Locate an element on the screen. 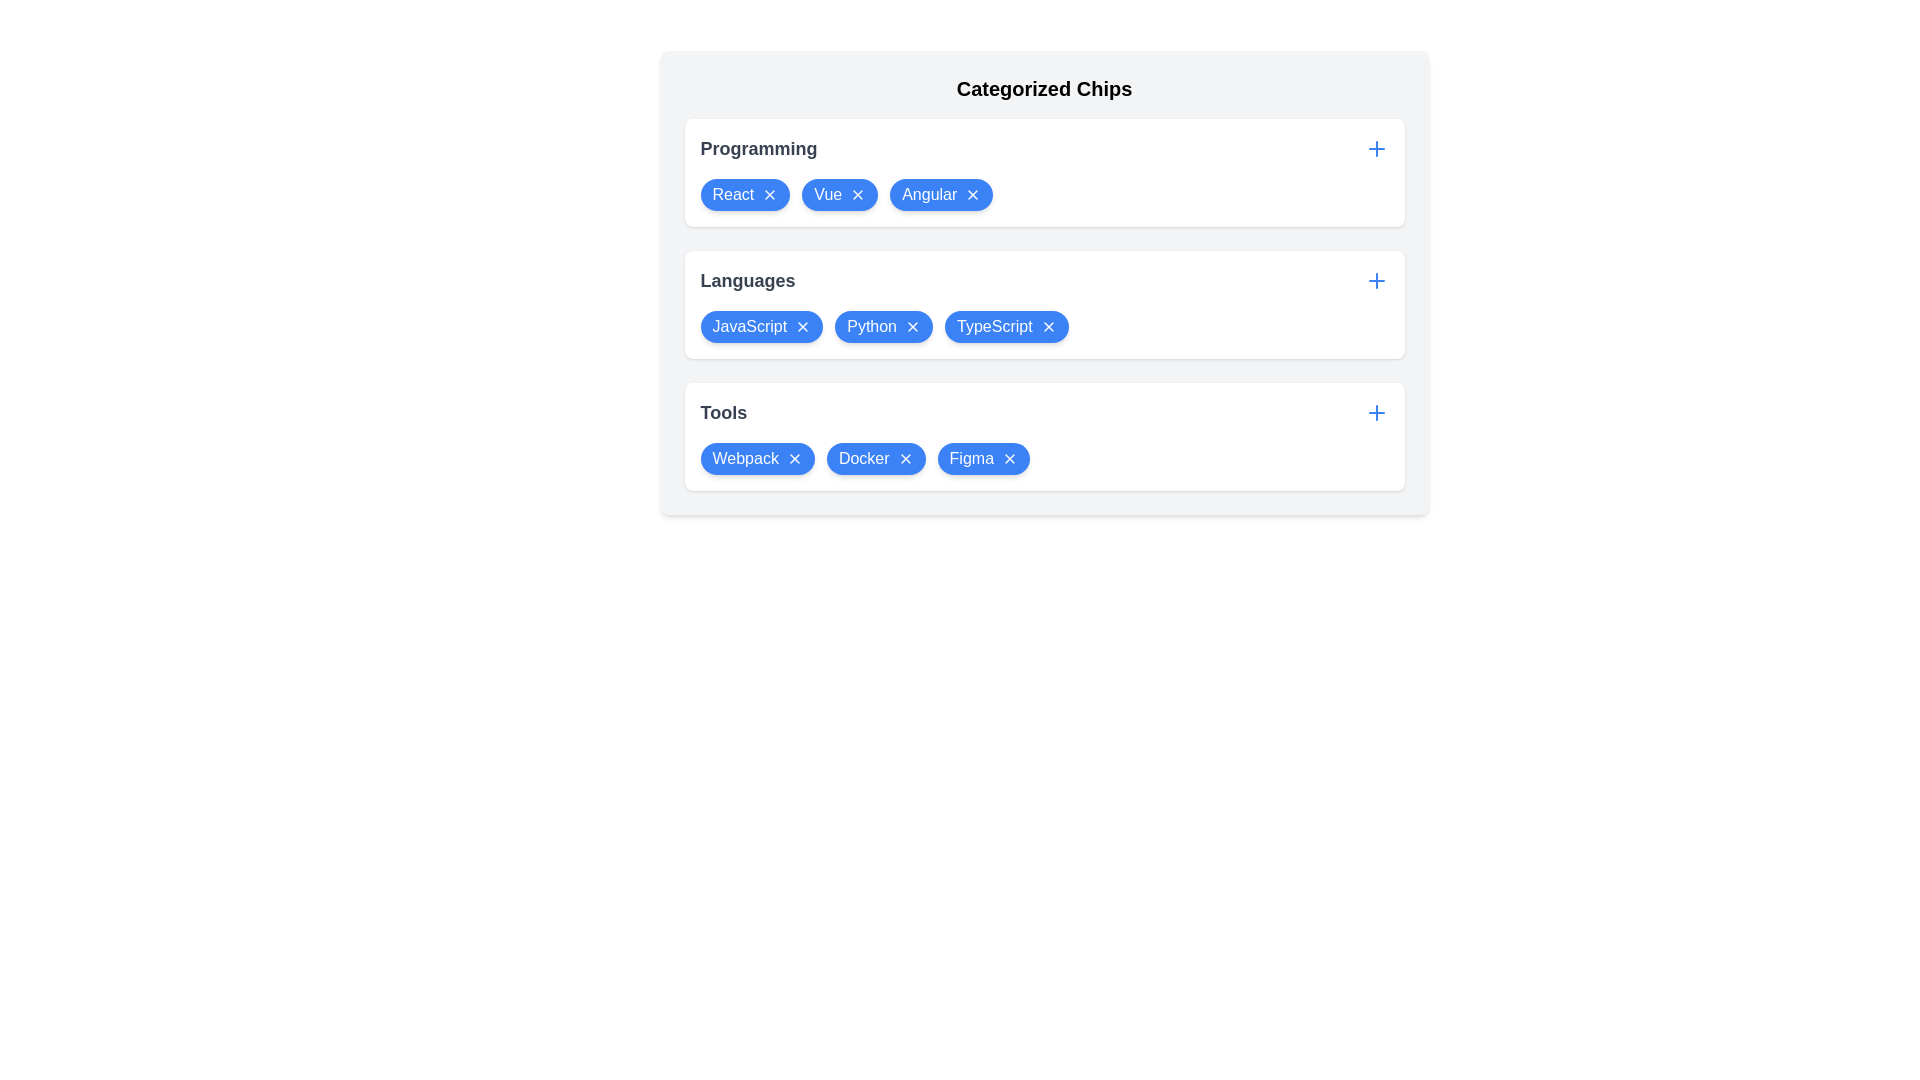 The height and width of the screenshot is (1080, 1920). plus button for the Programming category to add a new item is located at coordinates (1375, 148).